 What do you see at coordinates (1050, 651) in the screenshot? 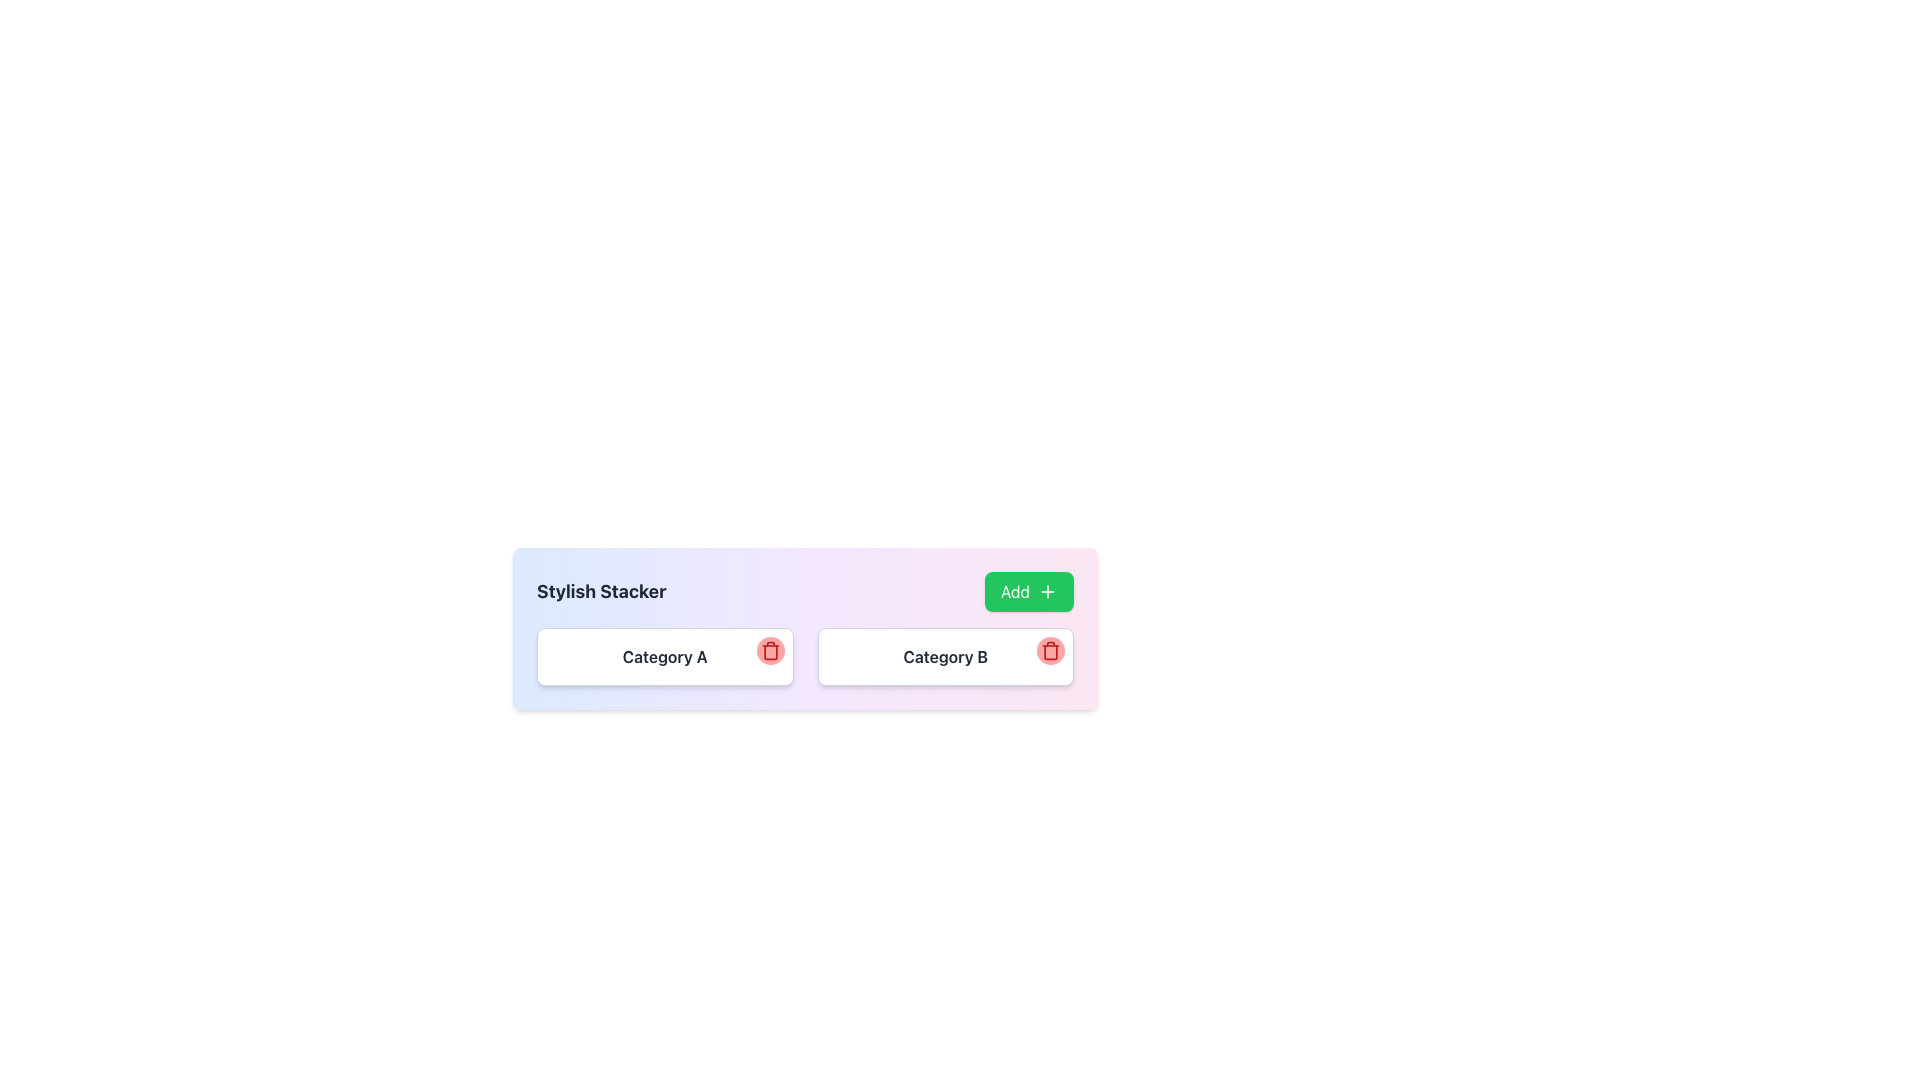
I see `the red circular button with a trash can icon located at the top-right corner of the 'Category B' card` at bounding box center [1050, 651].